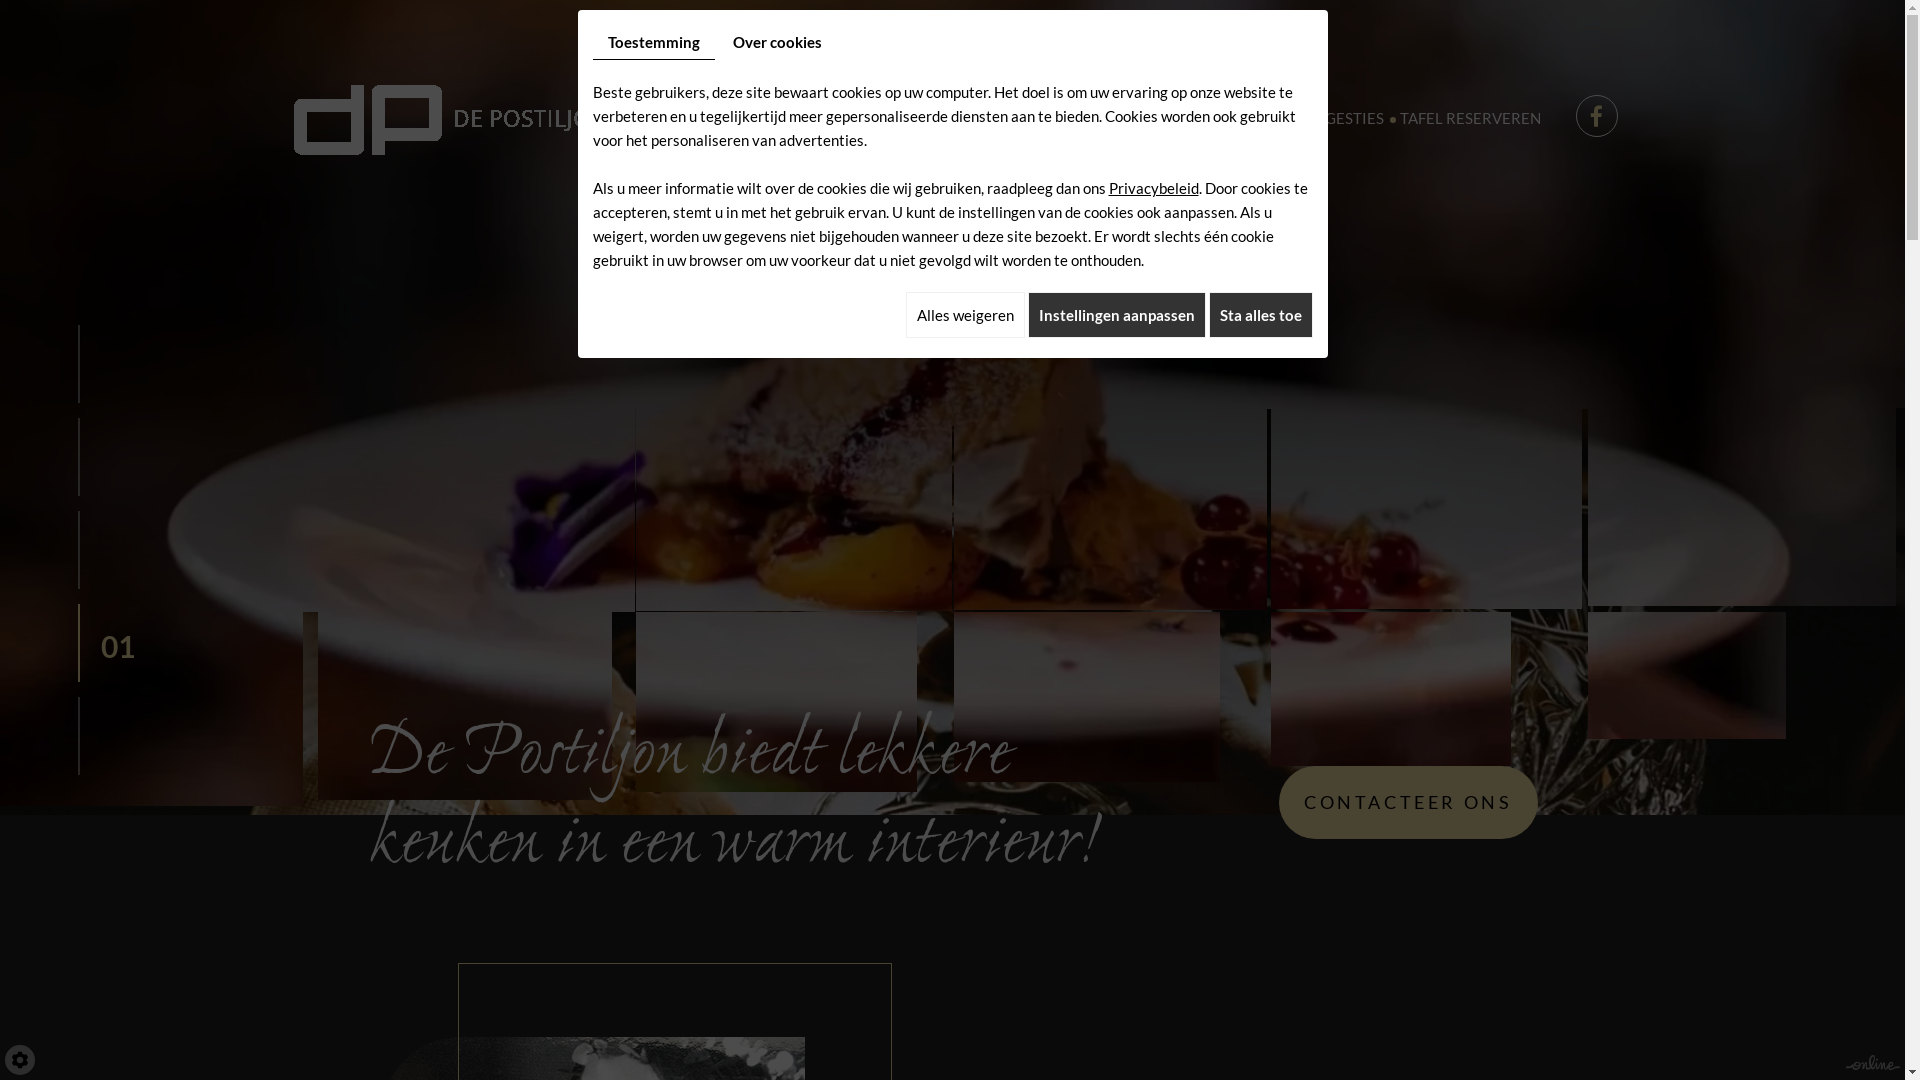 The width and height of the screenshot is (1920, 1080). I want to click on 'Alles weigeren', so click(965, 315).